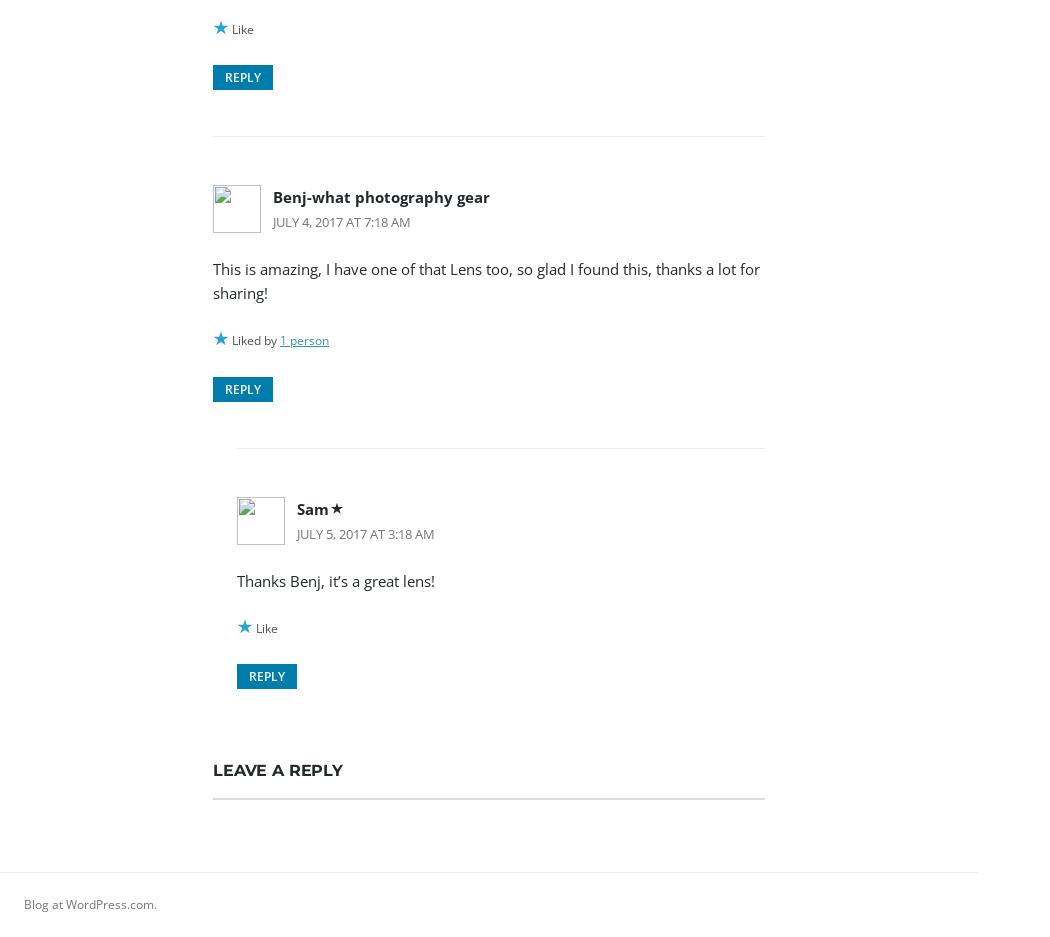  I want to click on 'Liked by', so click(232, 340).